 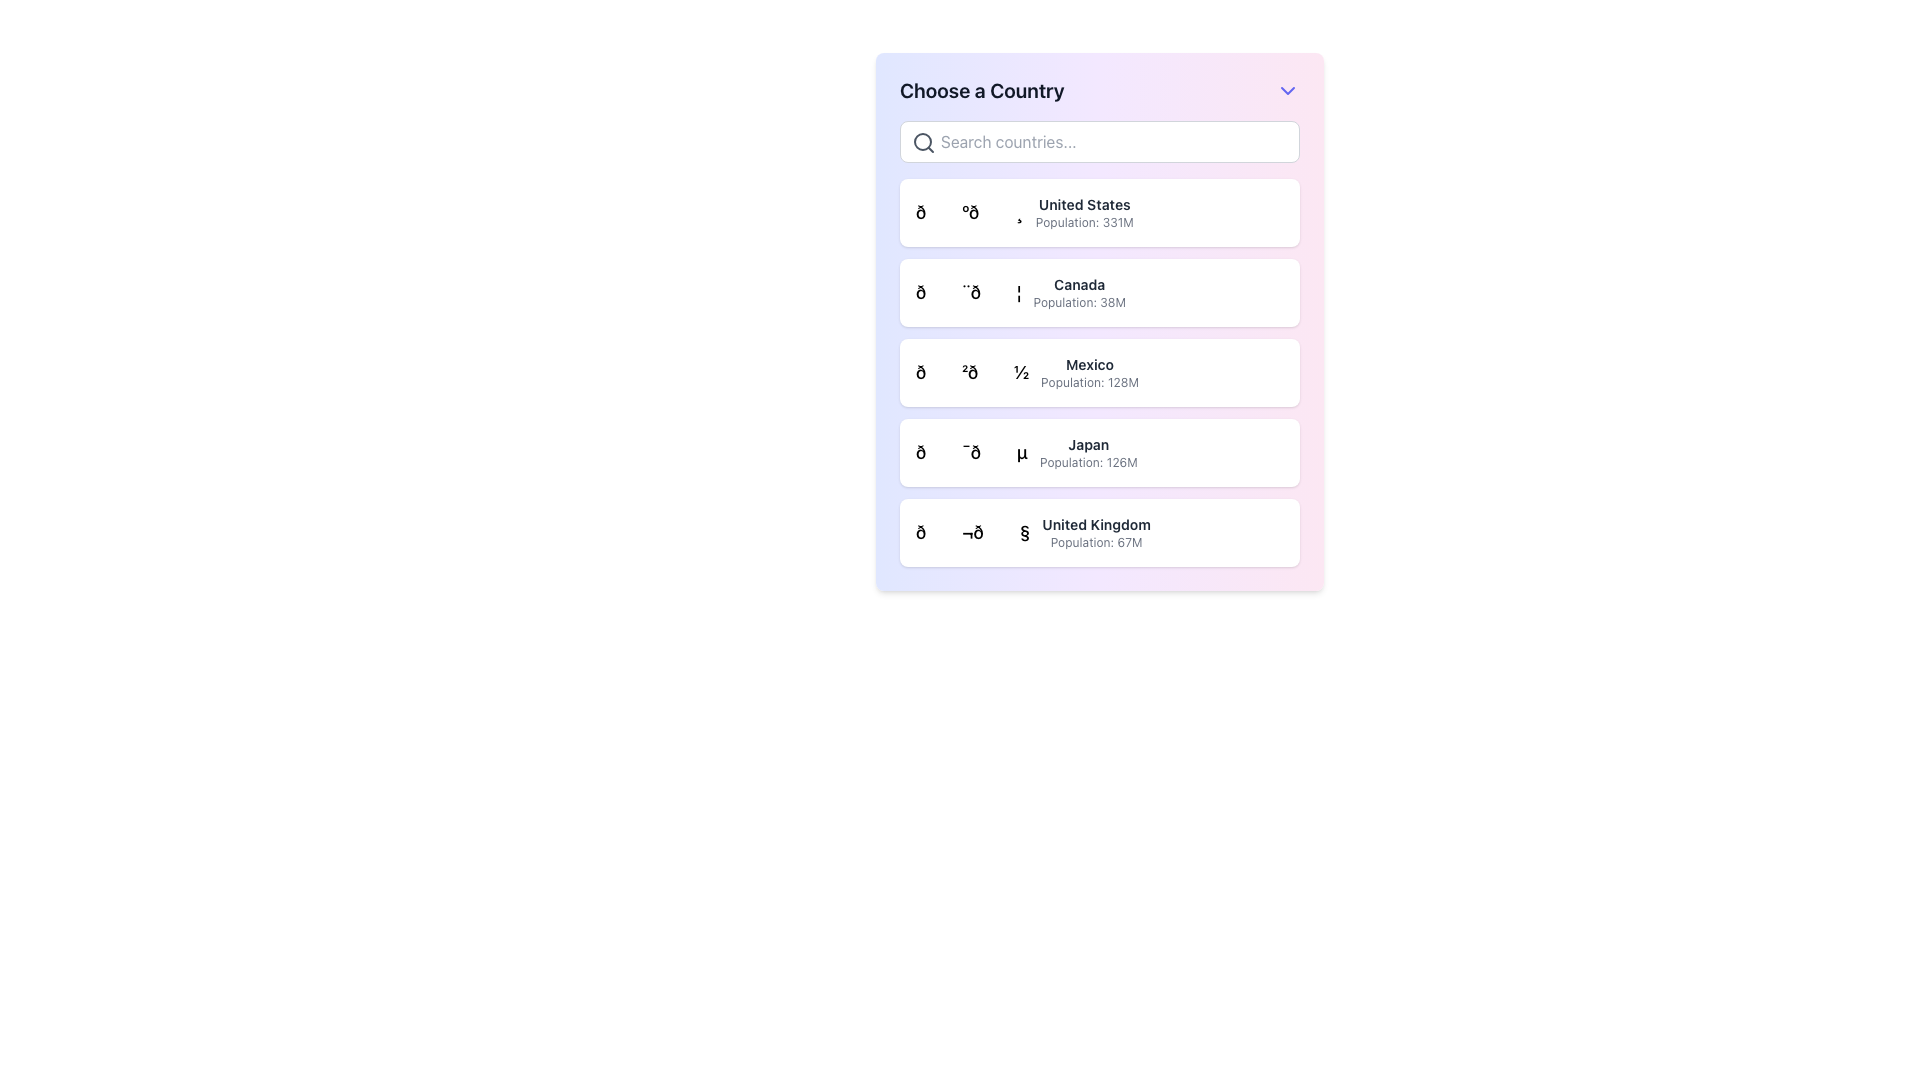 What do you see at coordinates (1088, 382) in the screenshot?
I see `text label displaying the population of Mexico, which is located in the third list item of the dropdown menu under 'Choose a Country'` at bounding box center [1088, 382].